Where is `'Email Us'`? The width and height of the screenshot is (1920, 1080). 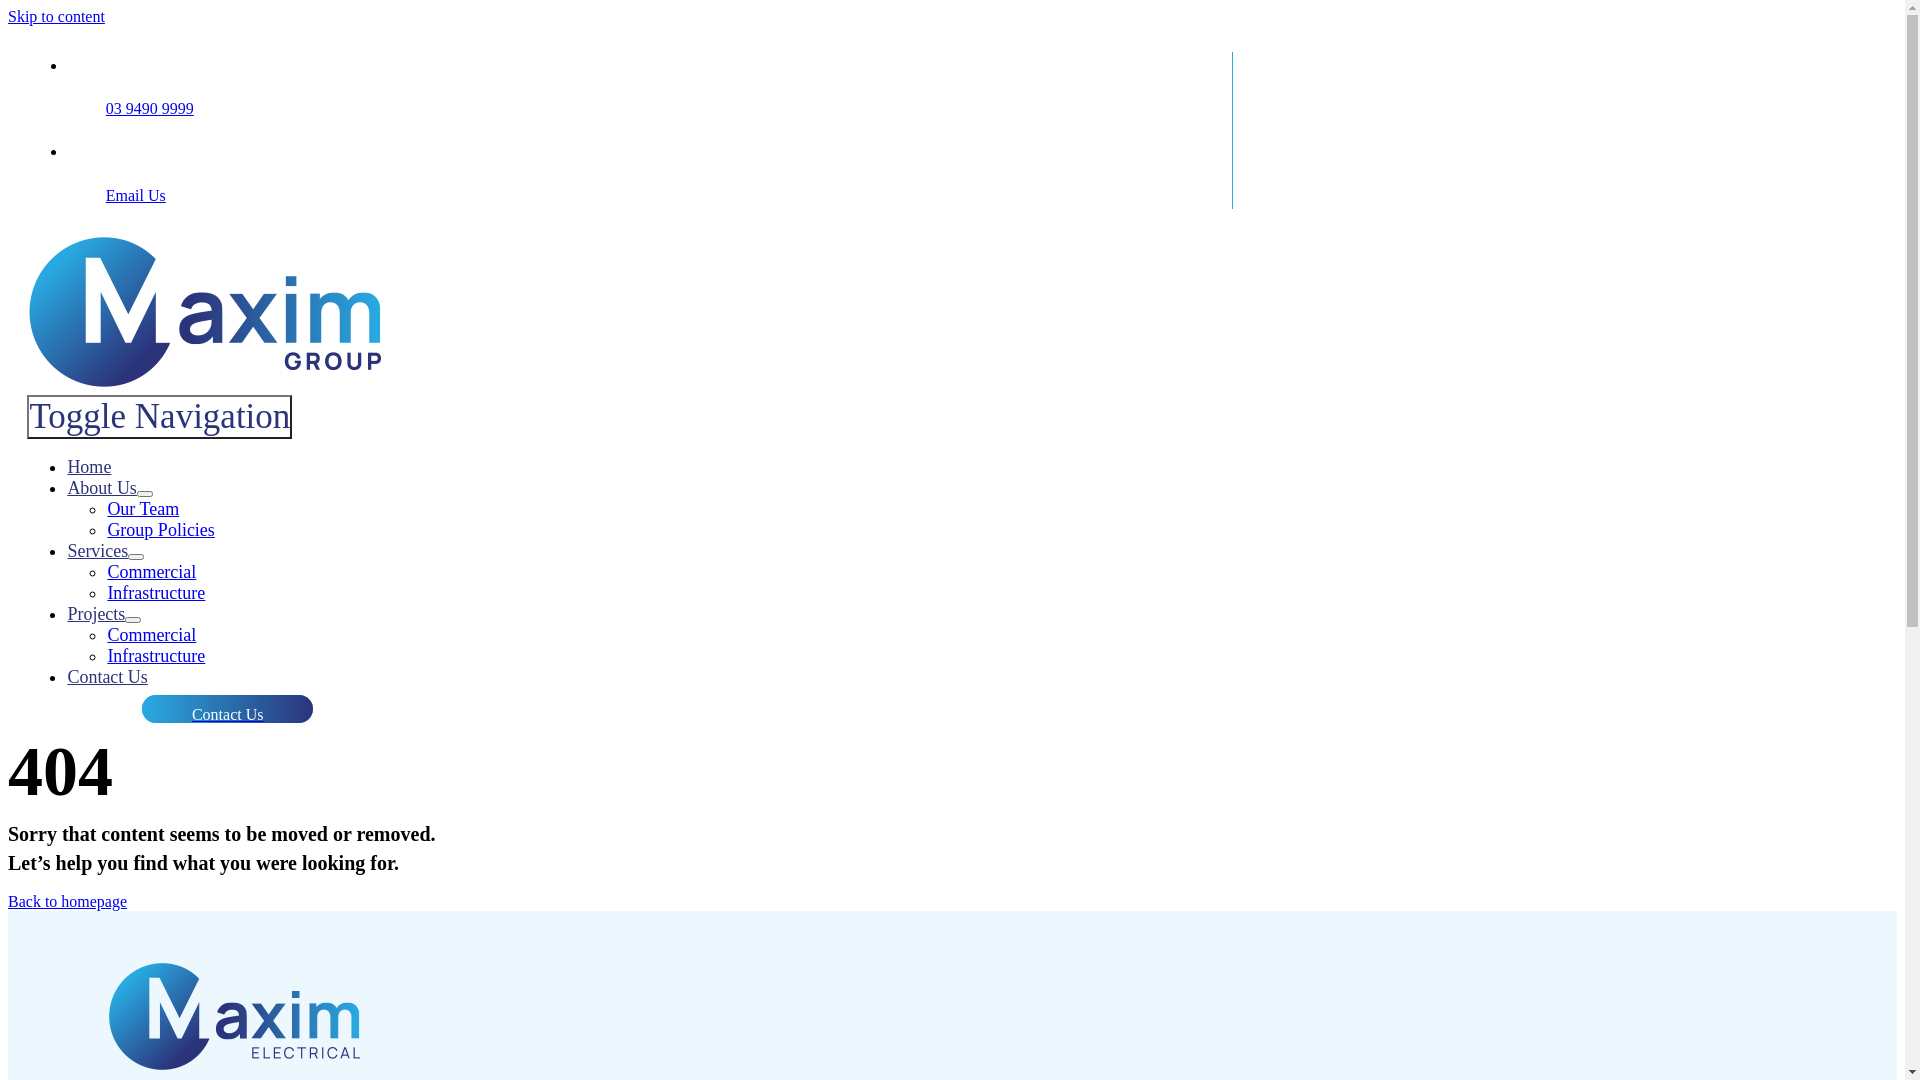
'Email Us' is located at coordinates (134, 195).